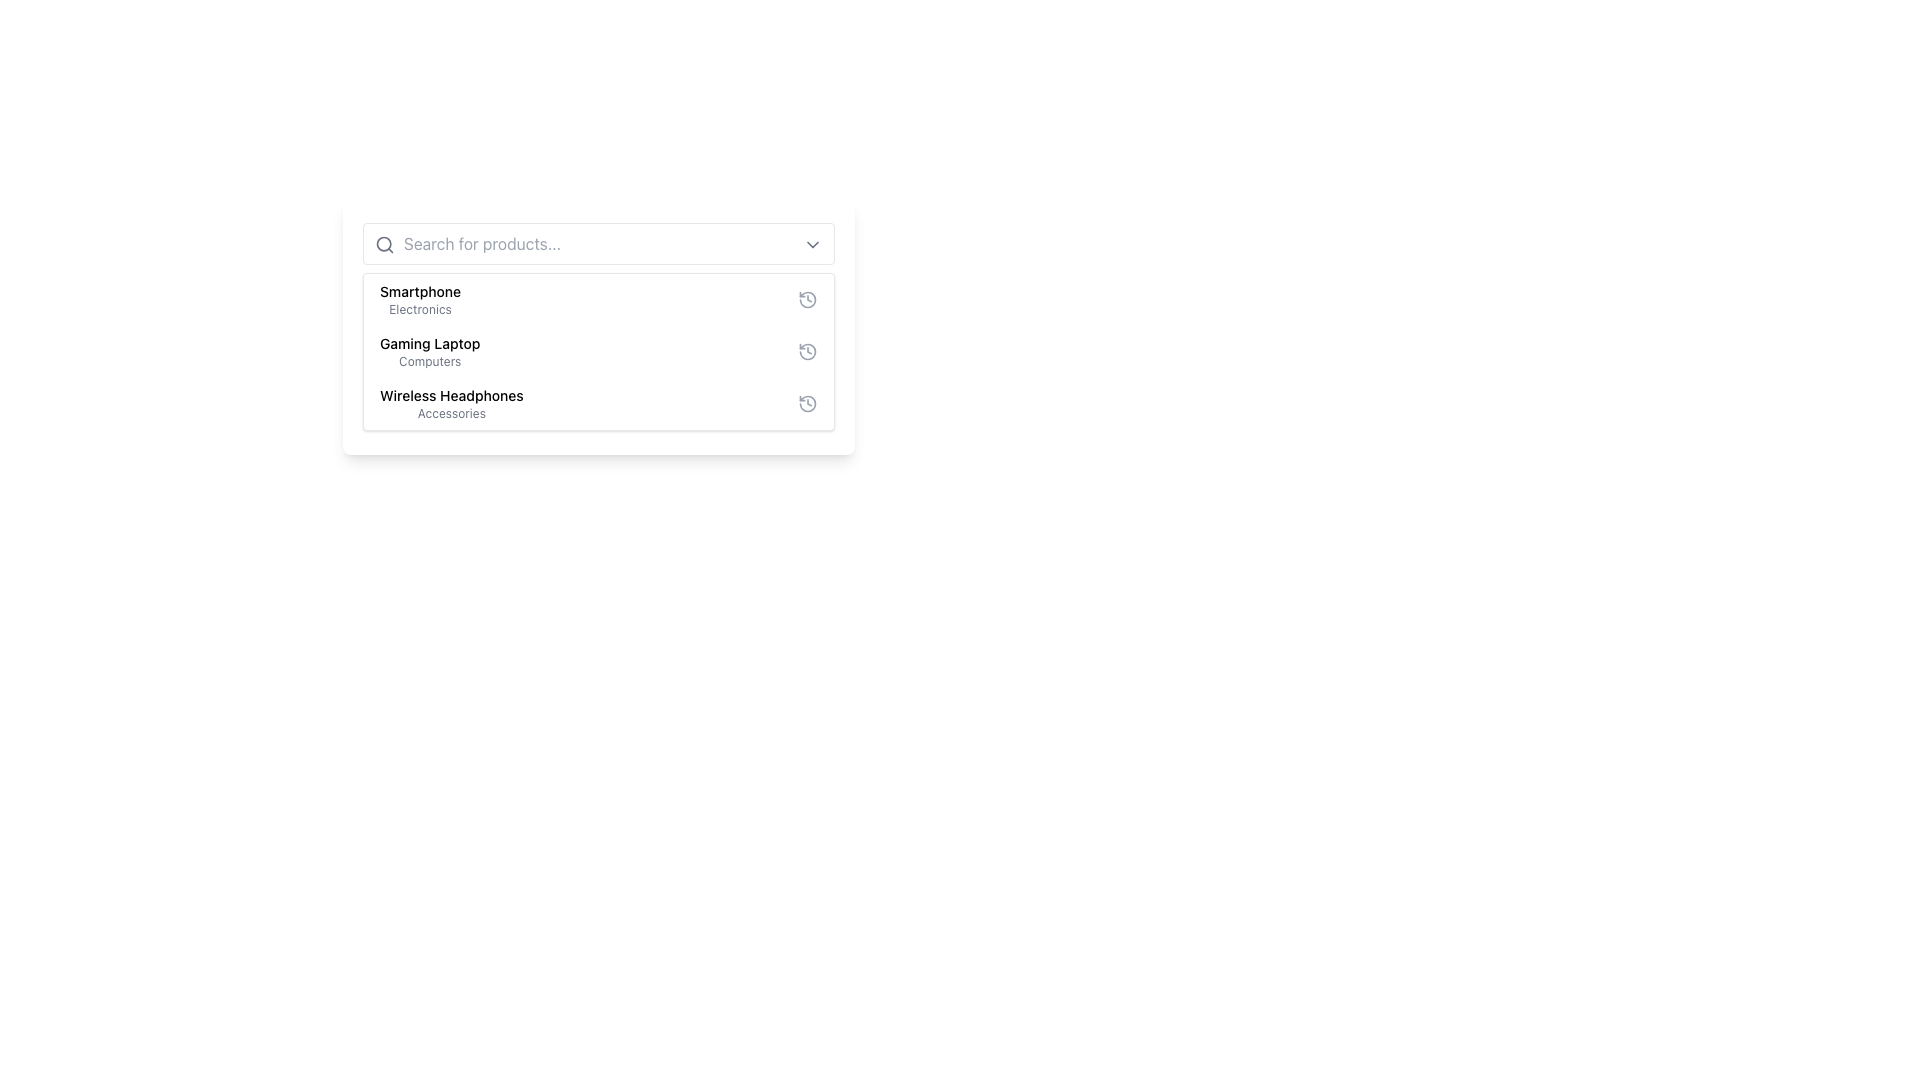 This screenshot has width=1920, height=1080. What do you see at coordinates (450, 412) in the screenshot?
I see `text content of the label displaying 'Accessories', which is located directly beneath the 'Wireless Headphones' title in a smaller light gray font` at bounding box center [450, 412].